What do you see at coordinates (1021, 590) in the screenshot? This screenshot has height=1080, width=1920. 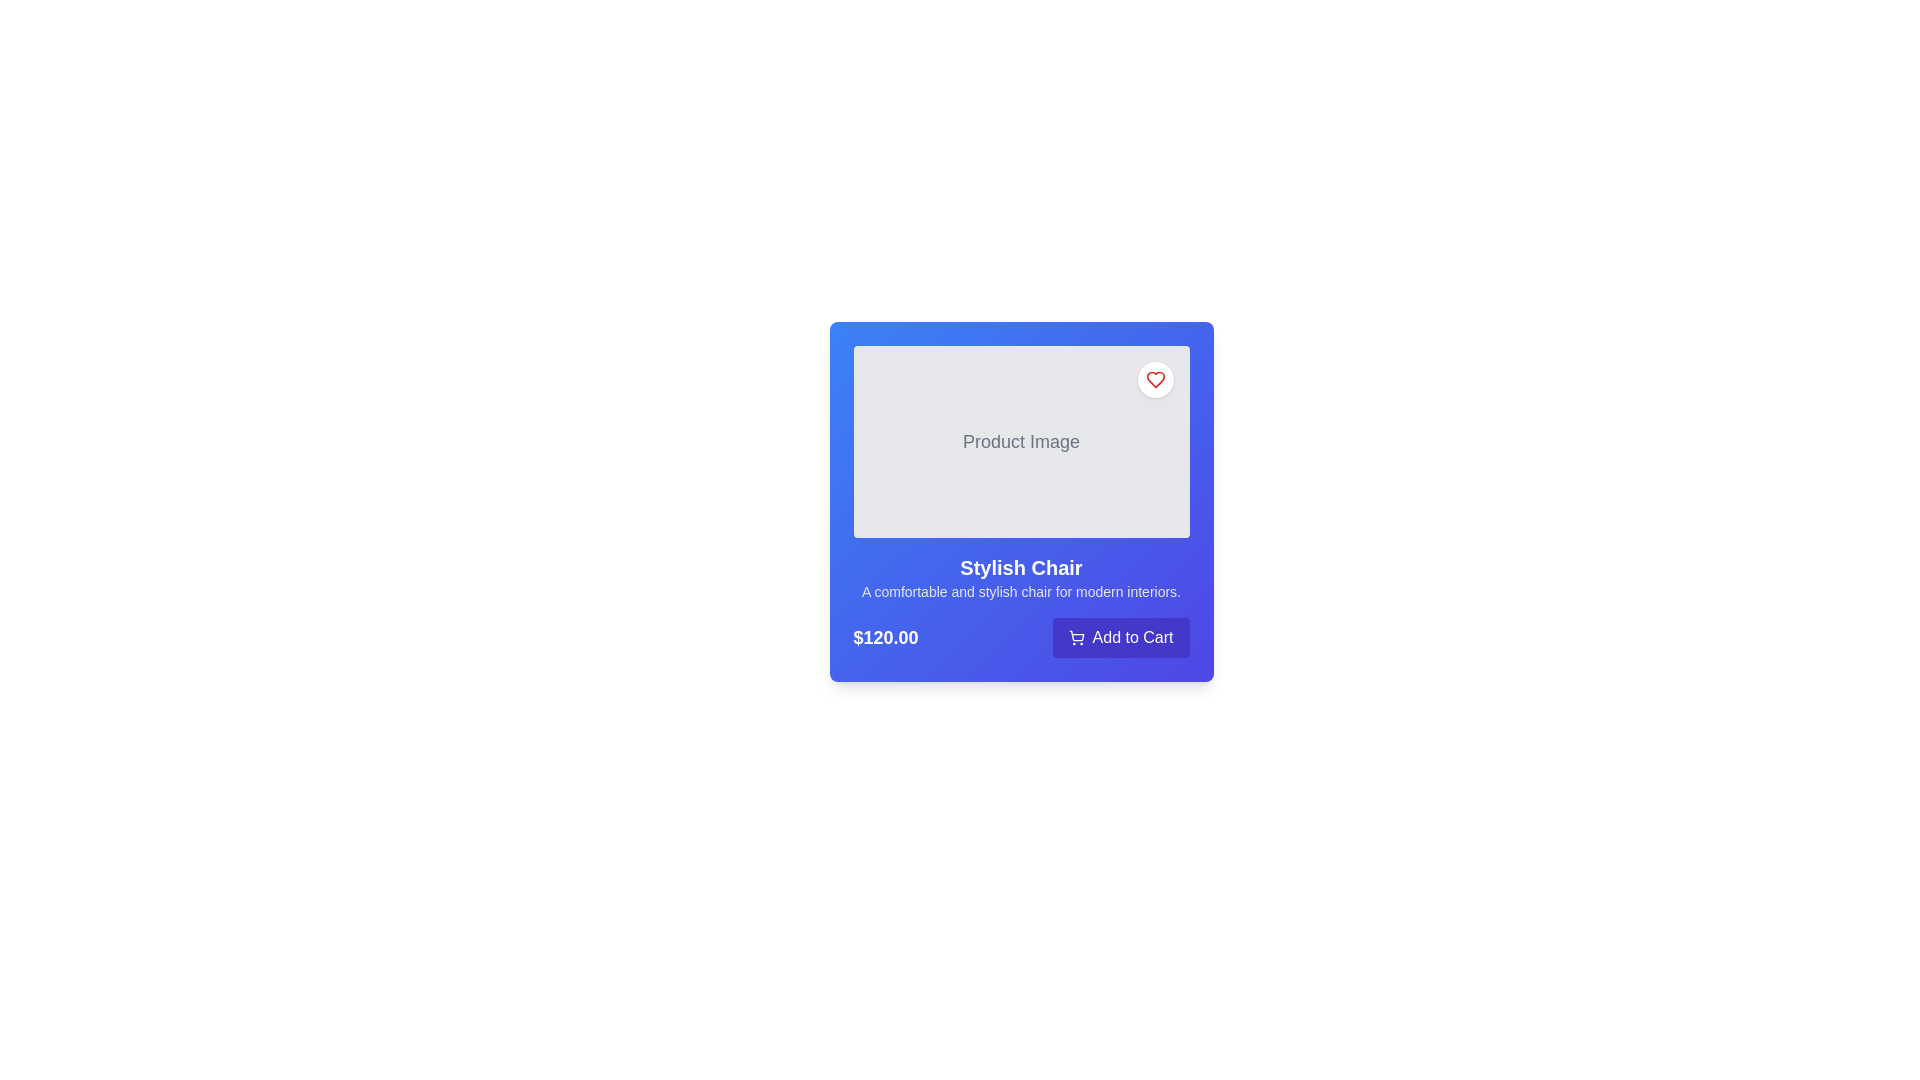 I see `descriptive text 'A comfortable and stylish chair for modern interiors.' located below the 'Stylish Chair' title in the product card interface` at bounding box center [1021, 590].